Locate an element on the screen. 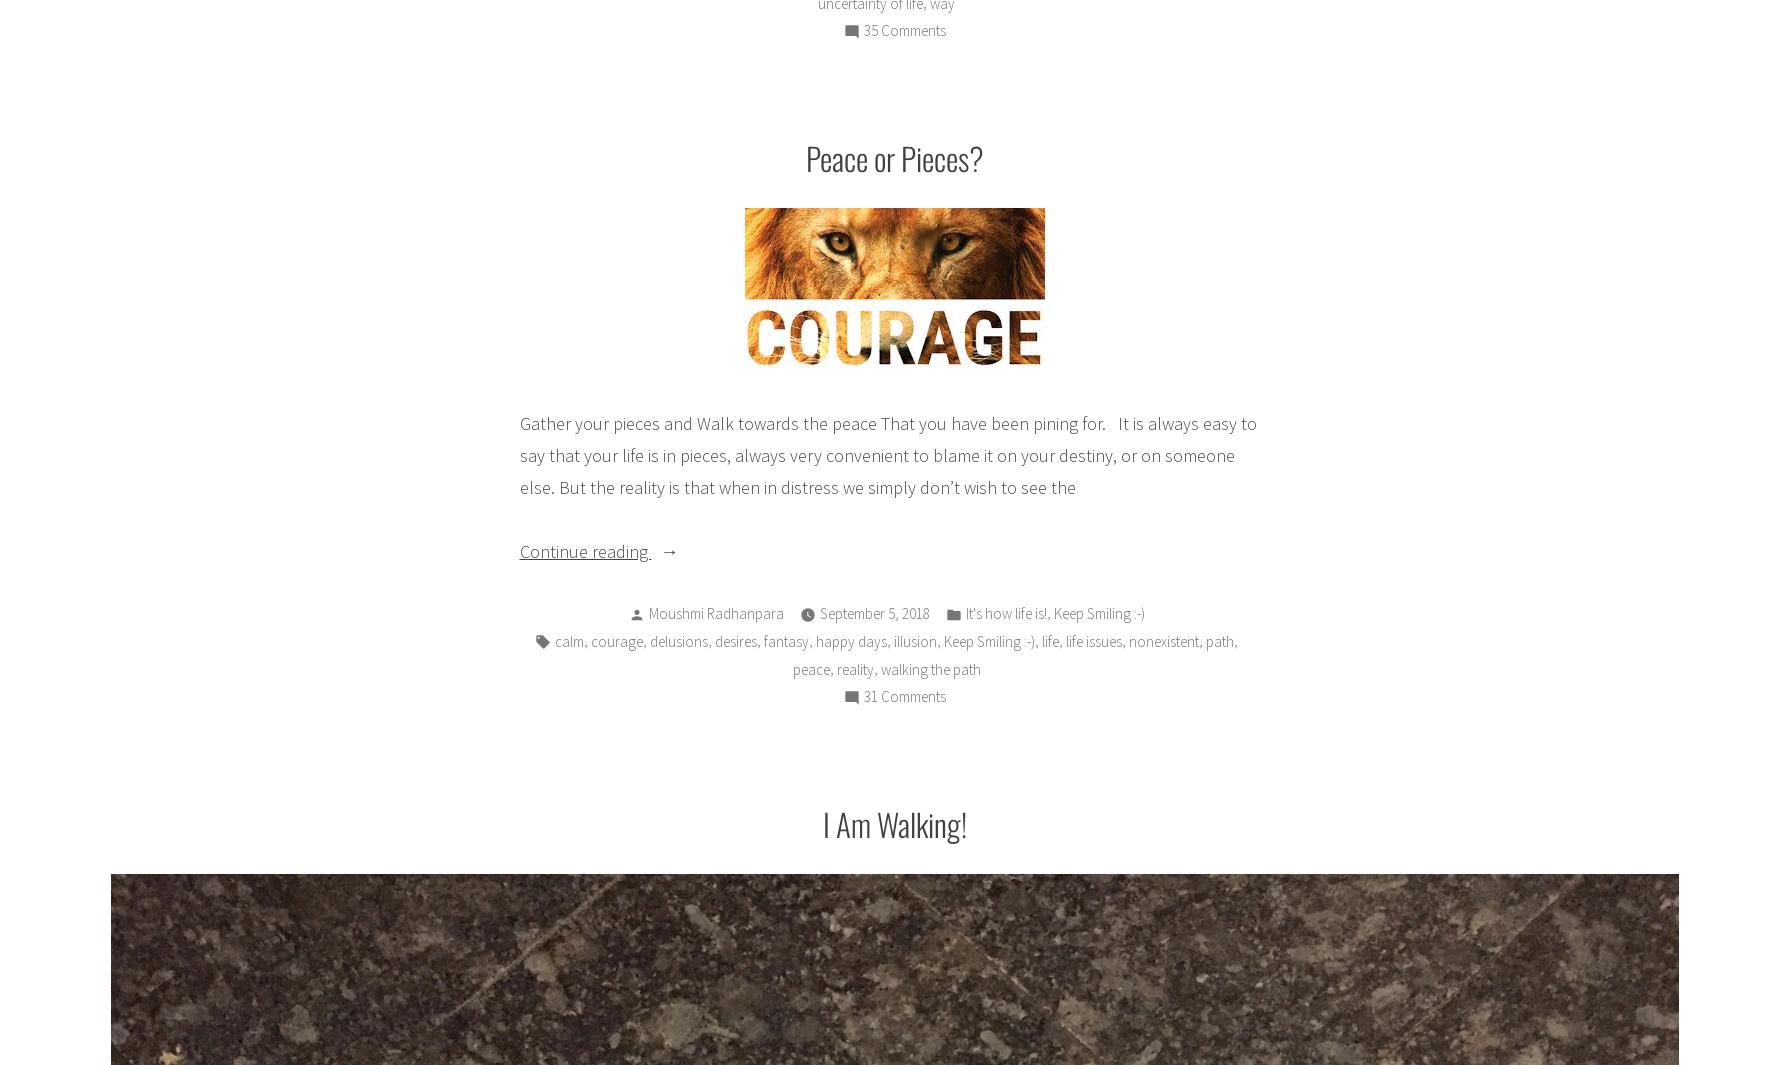 The image size is (1789, 1065). 'happy days' is located at coordinates (851, 640).